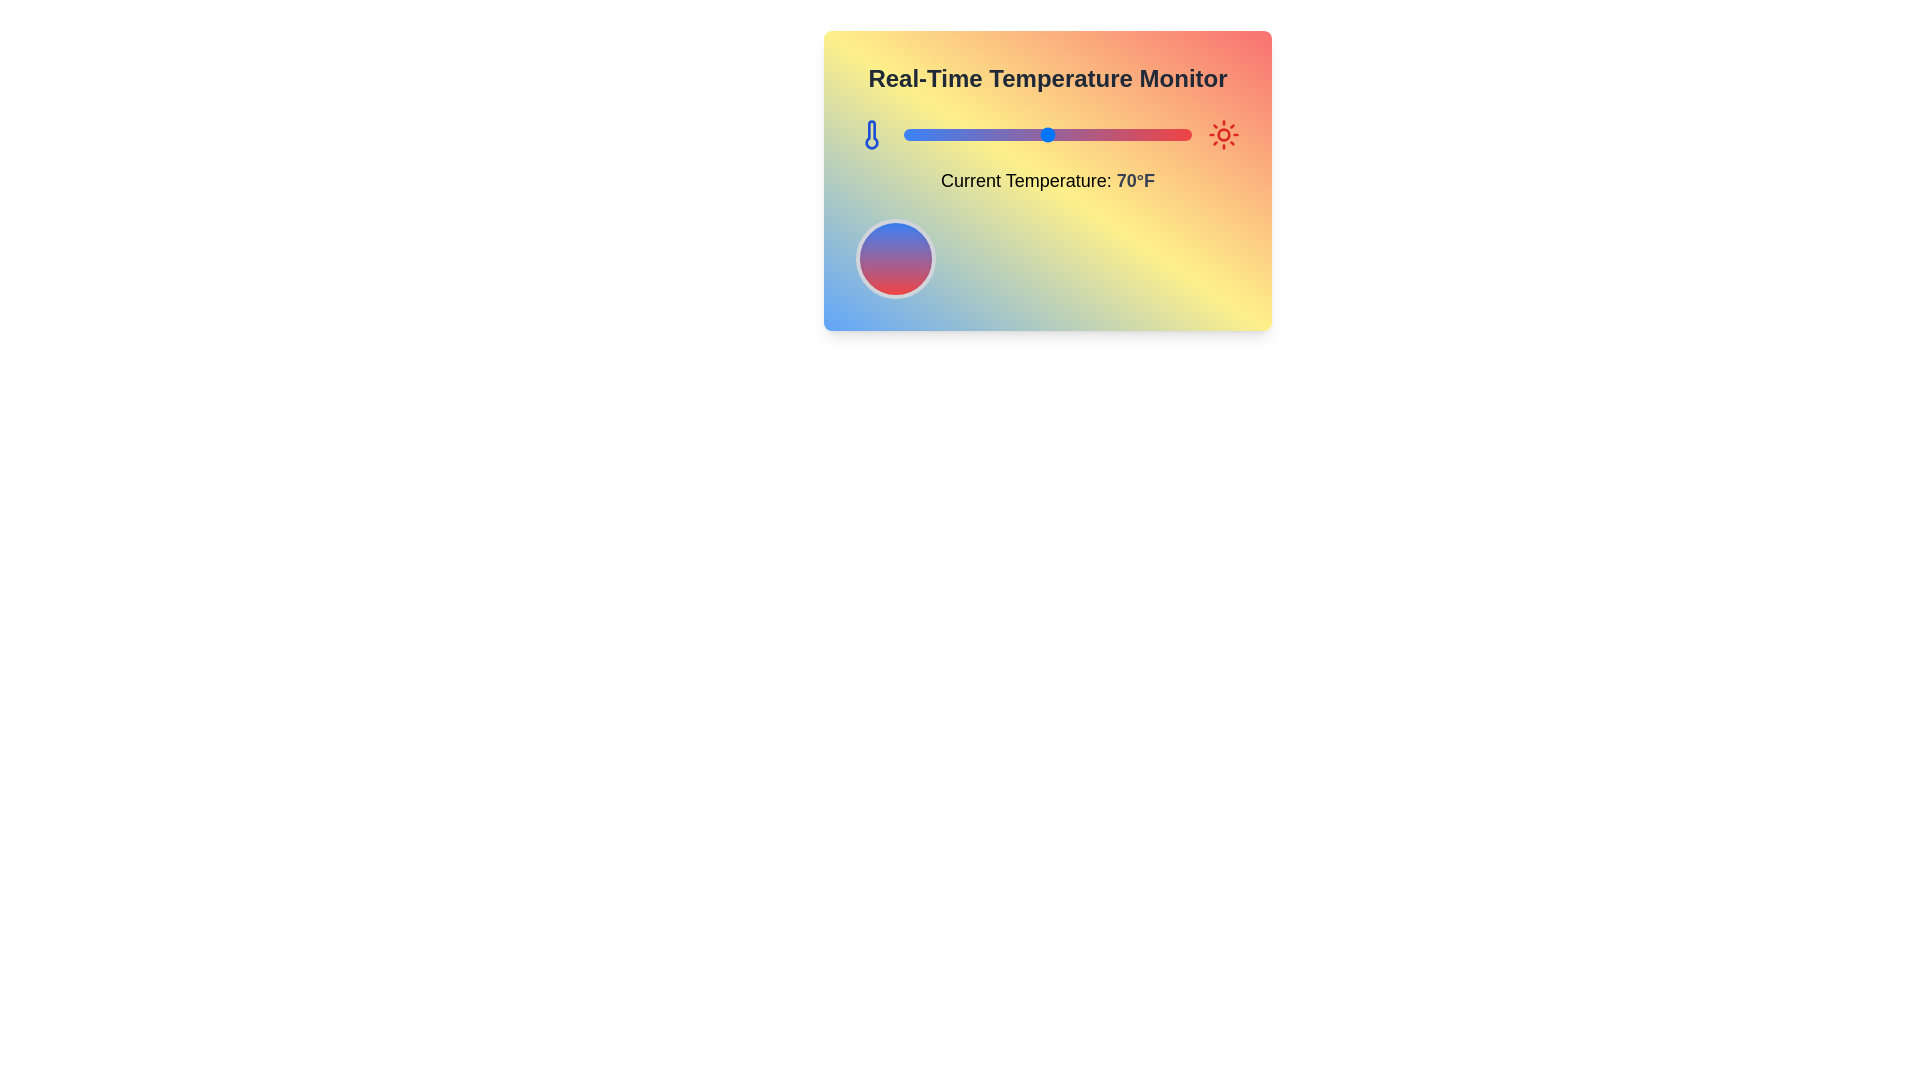 This screenshot has height=1080, width=1920. I want to click on the temperature slider to set the temperature to 92°F, so click(1110, 135).